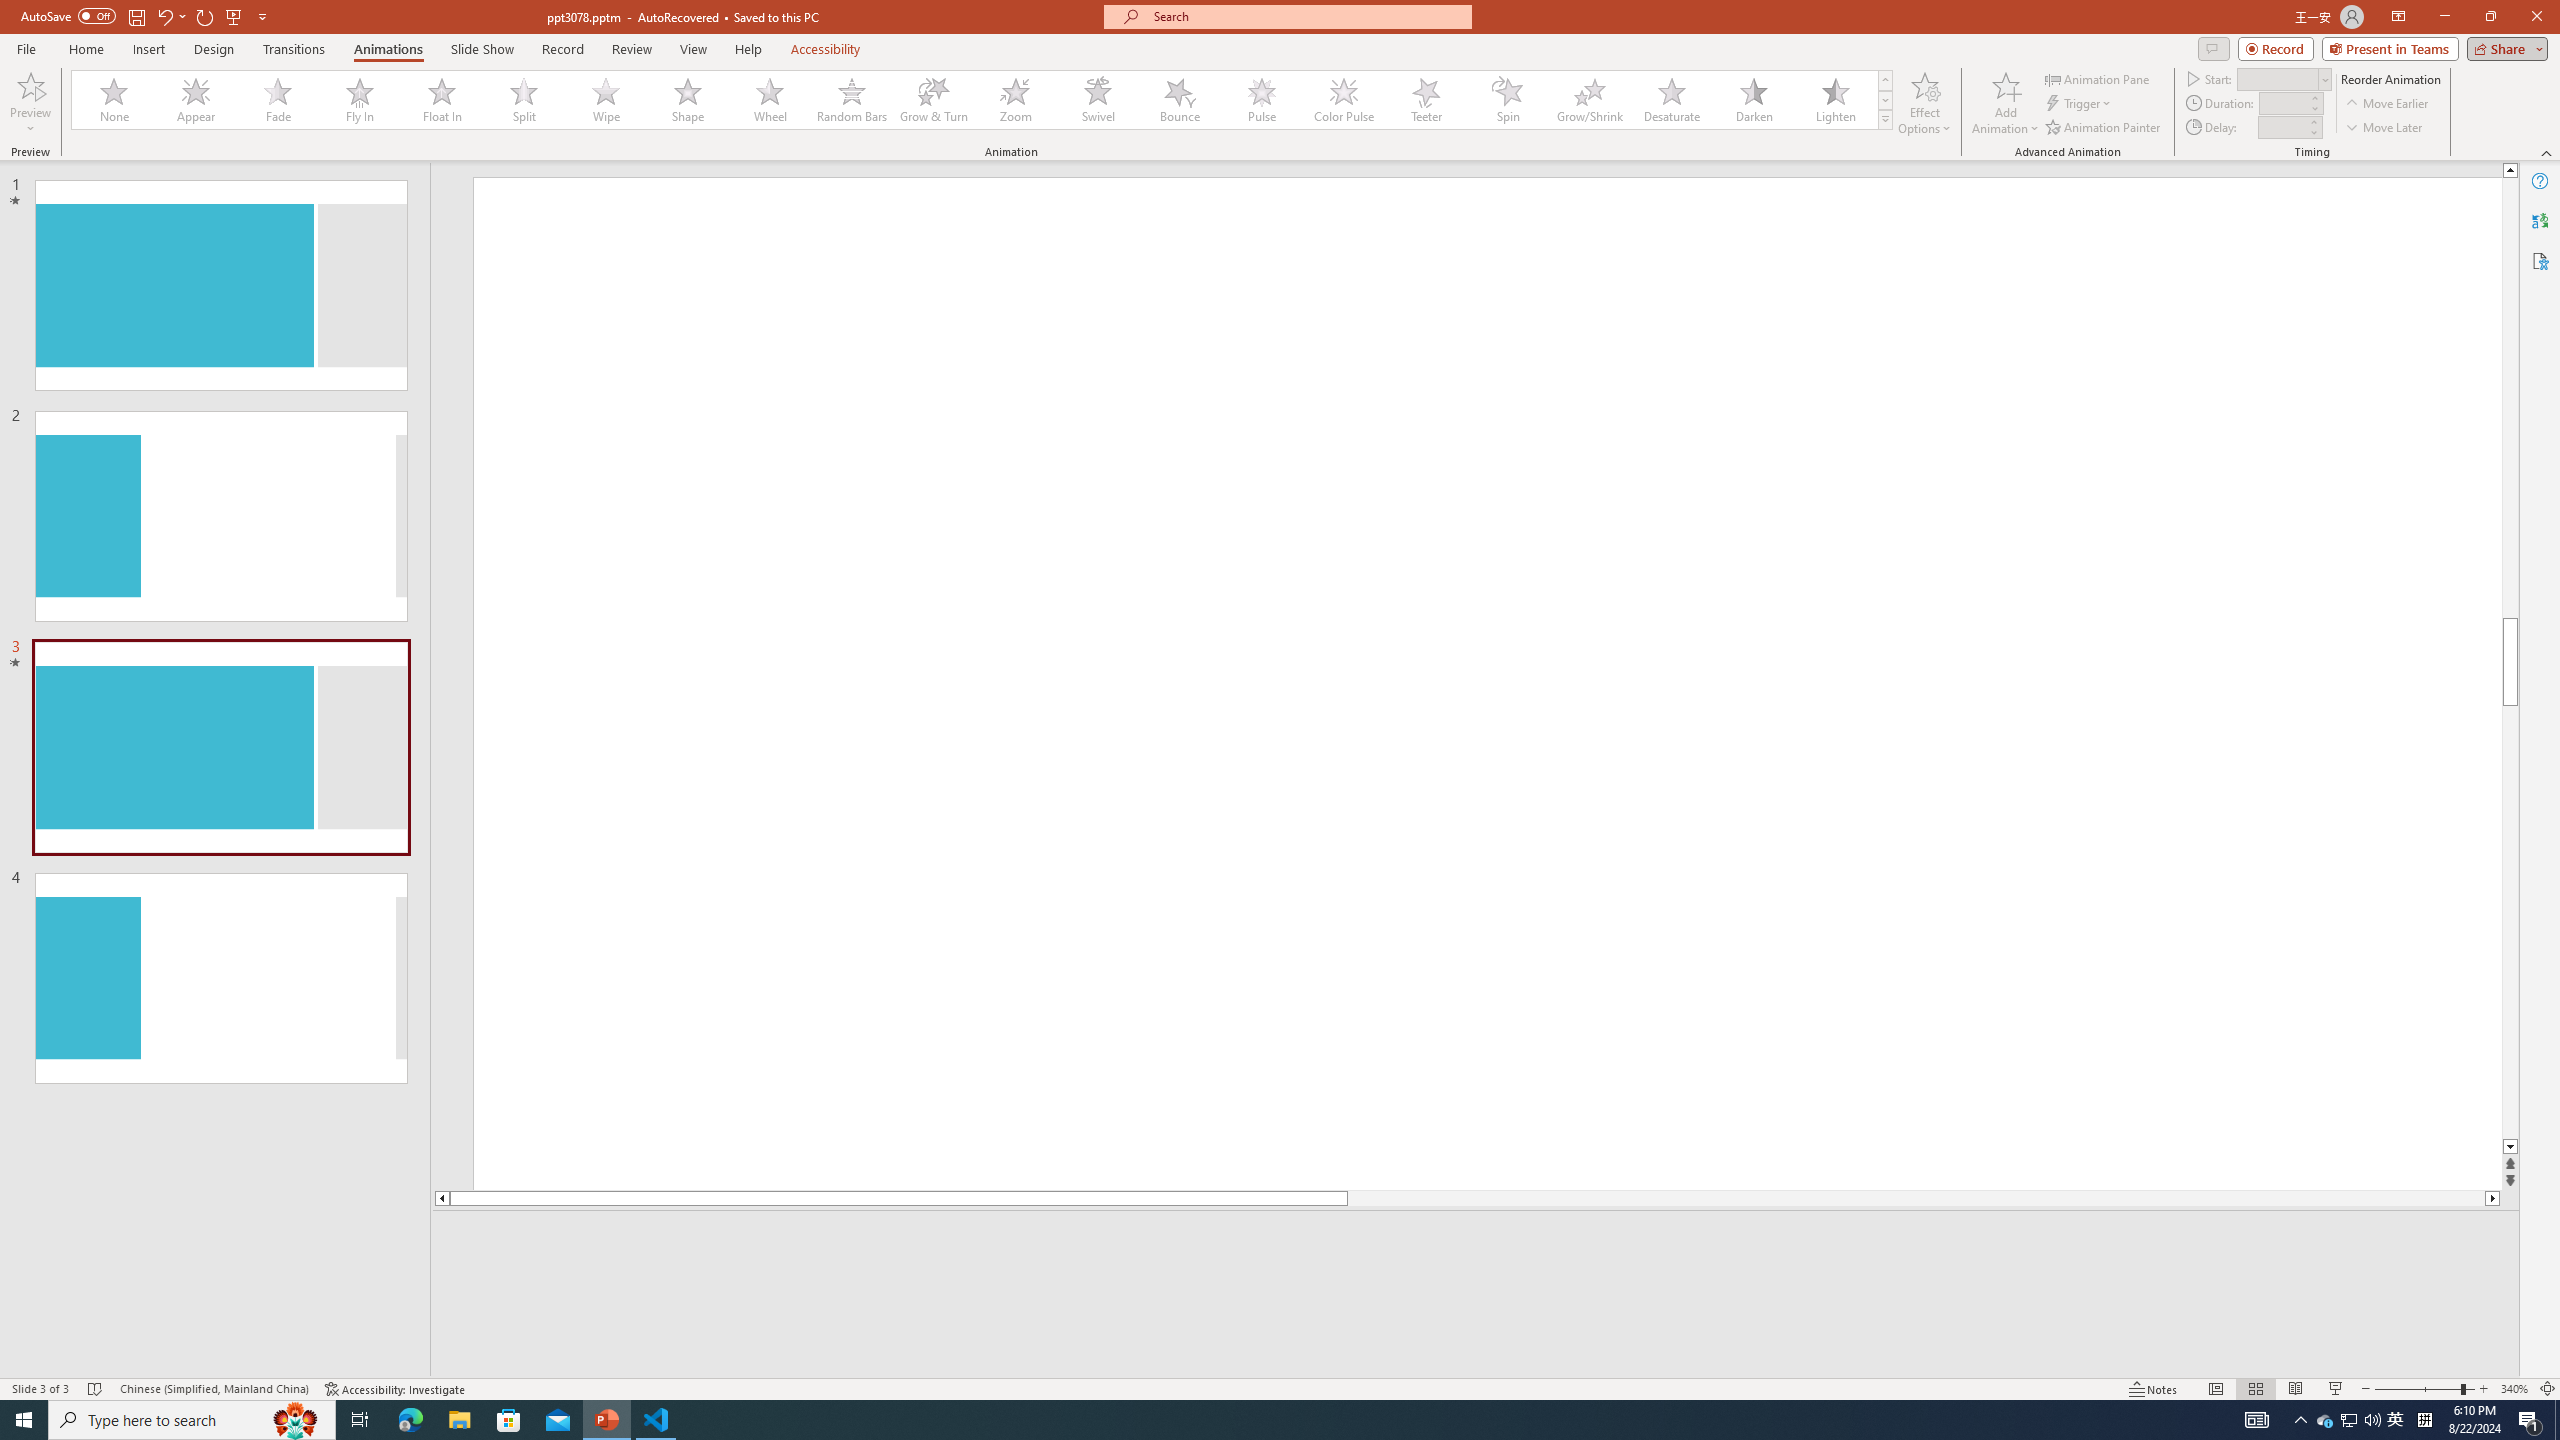  I want to click on 'Grow/Shrink', so click(1589, 99).